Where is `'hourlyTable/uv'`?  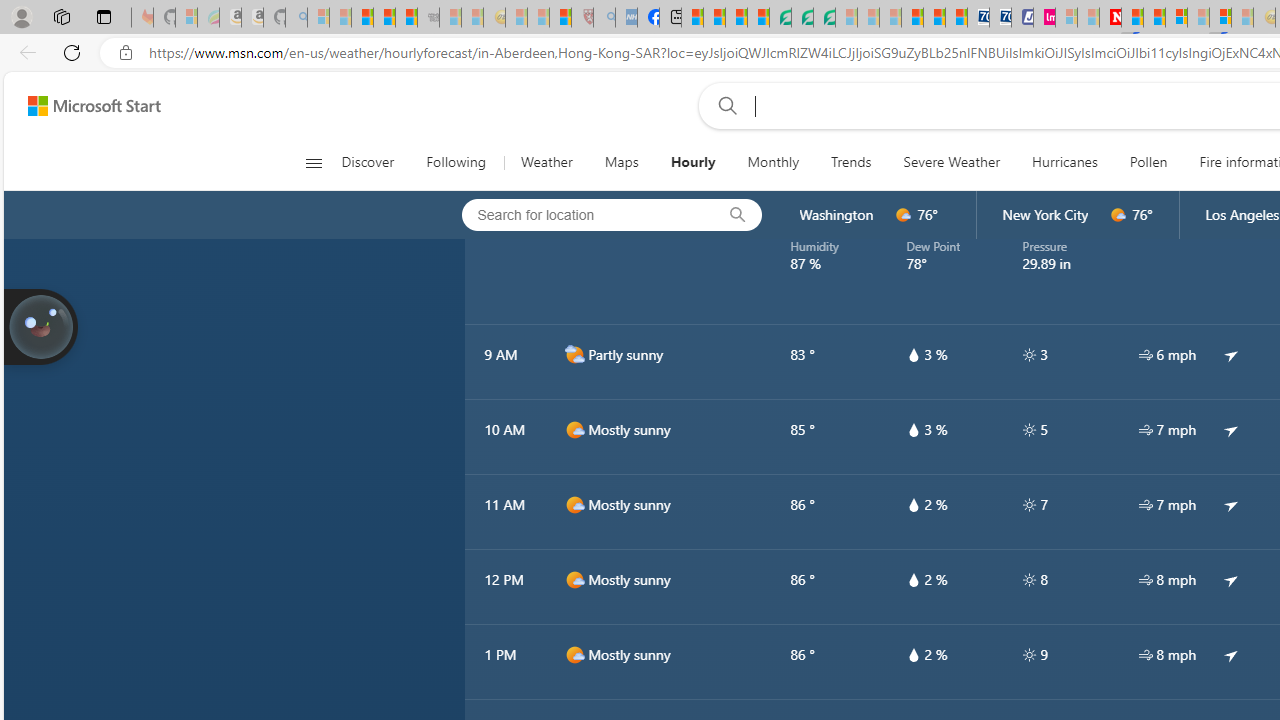 'hourlyTable/uv' is located at coordinates (1029, 654).